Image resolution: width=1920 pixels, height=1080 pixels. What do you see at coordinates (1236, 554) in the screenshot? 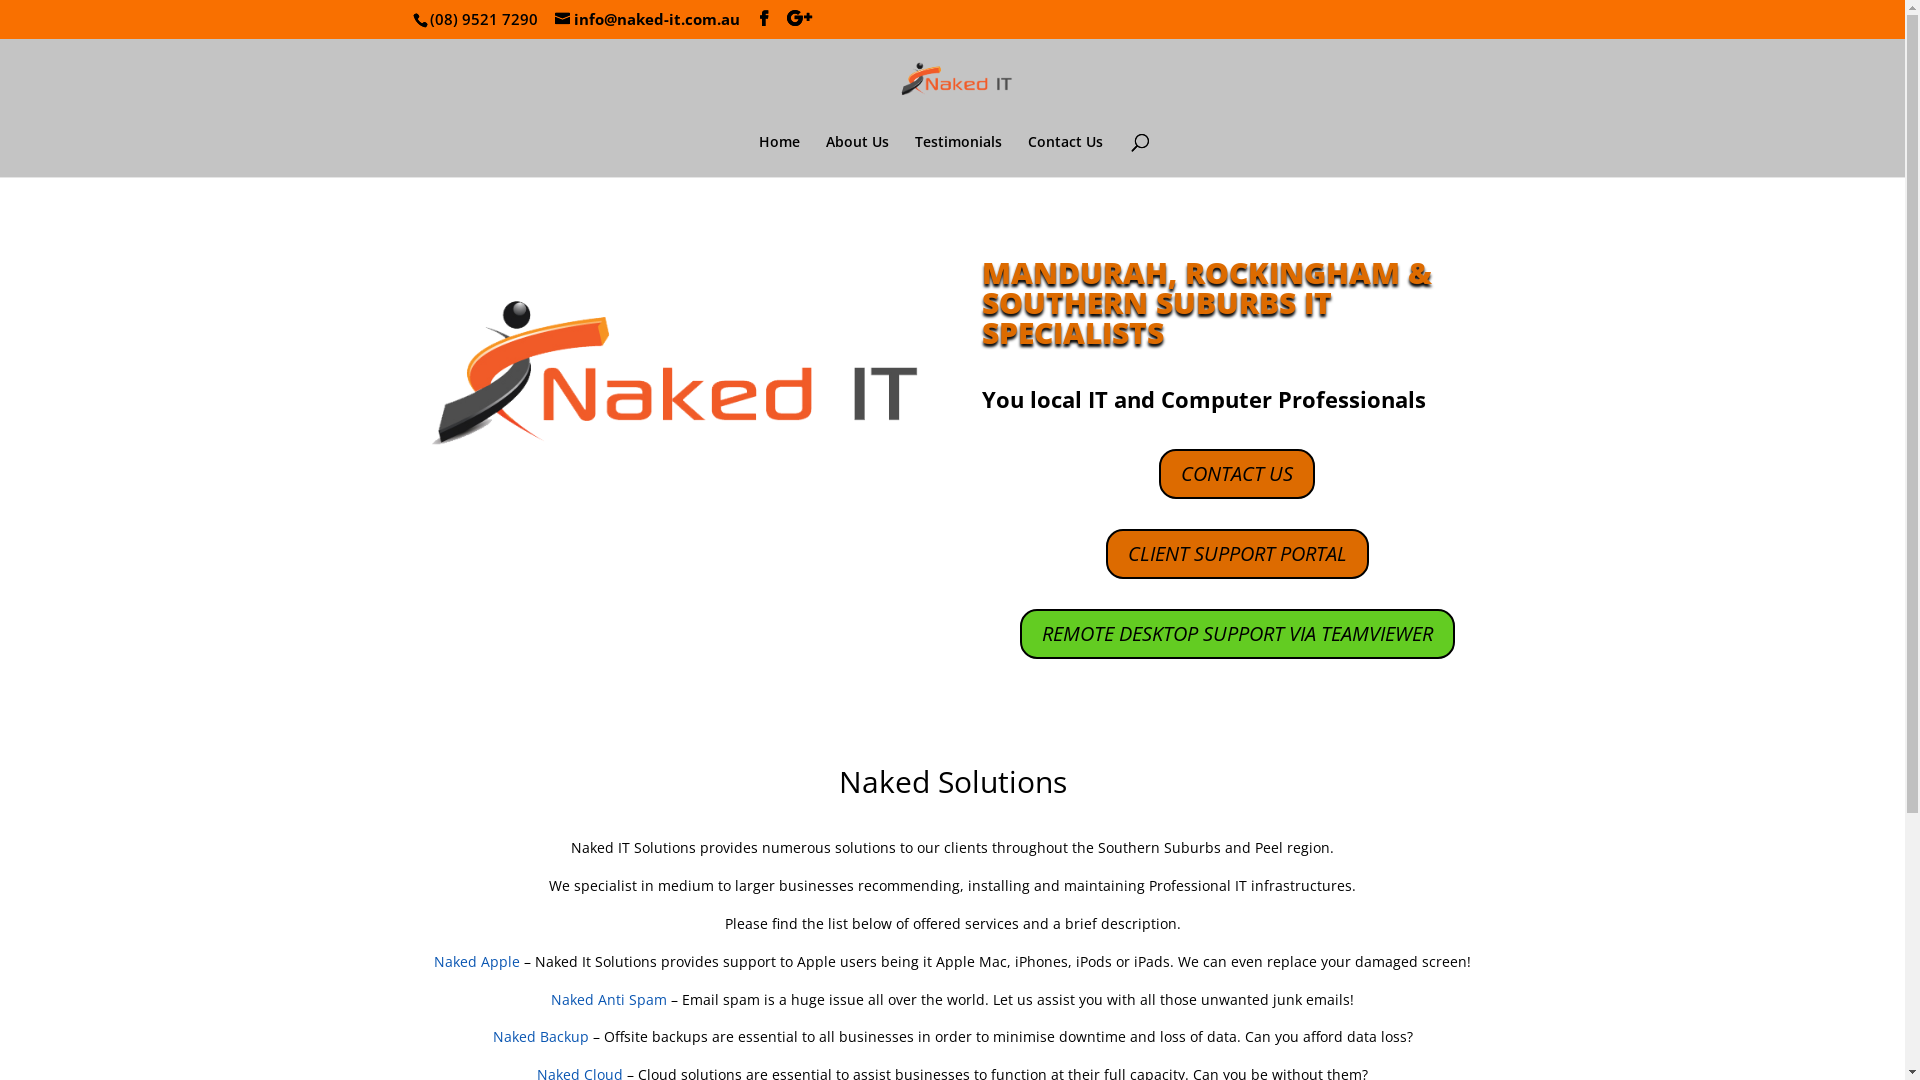
I see `'CLIENT SUPPORT PORTAL'` at bounding box center [1236, 554].